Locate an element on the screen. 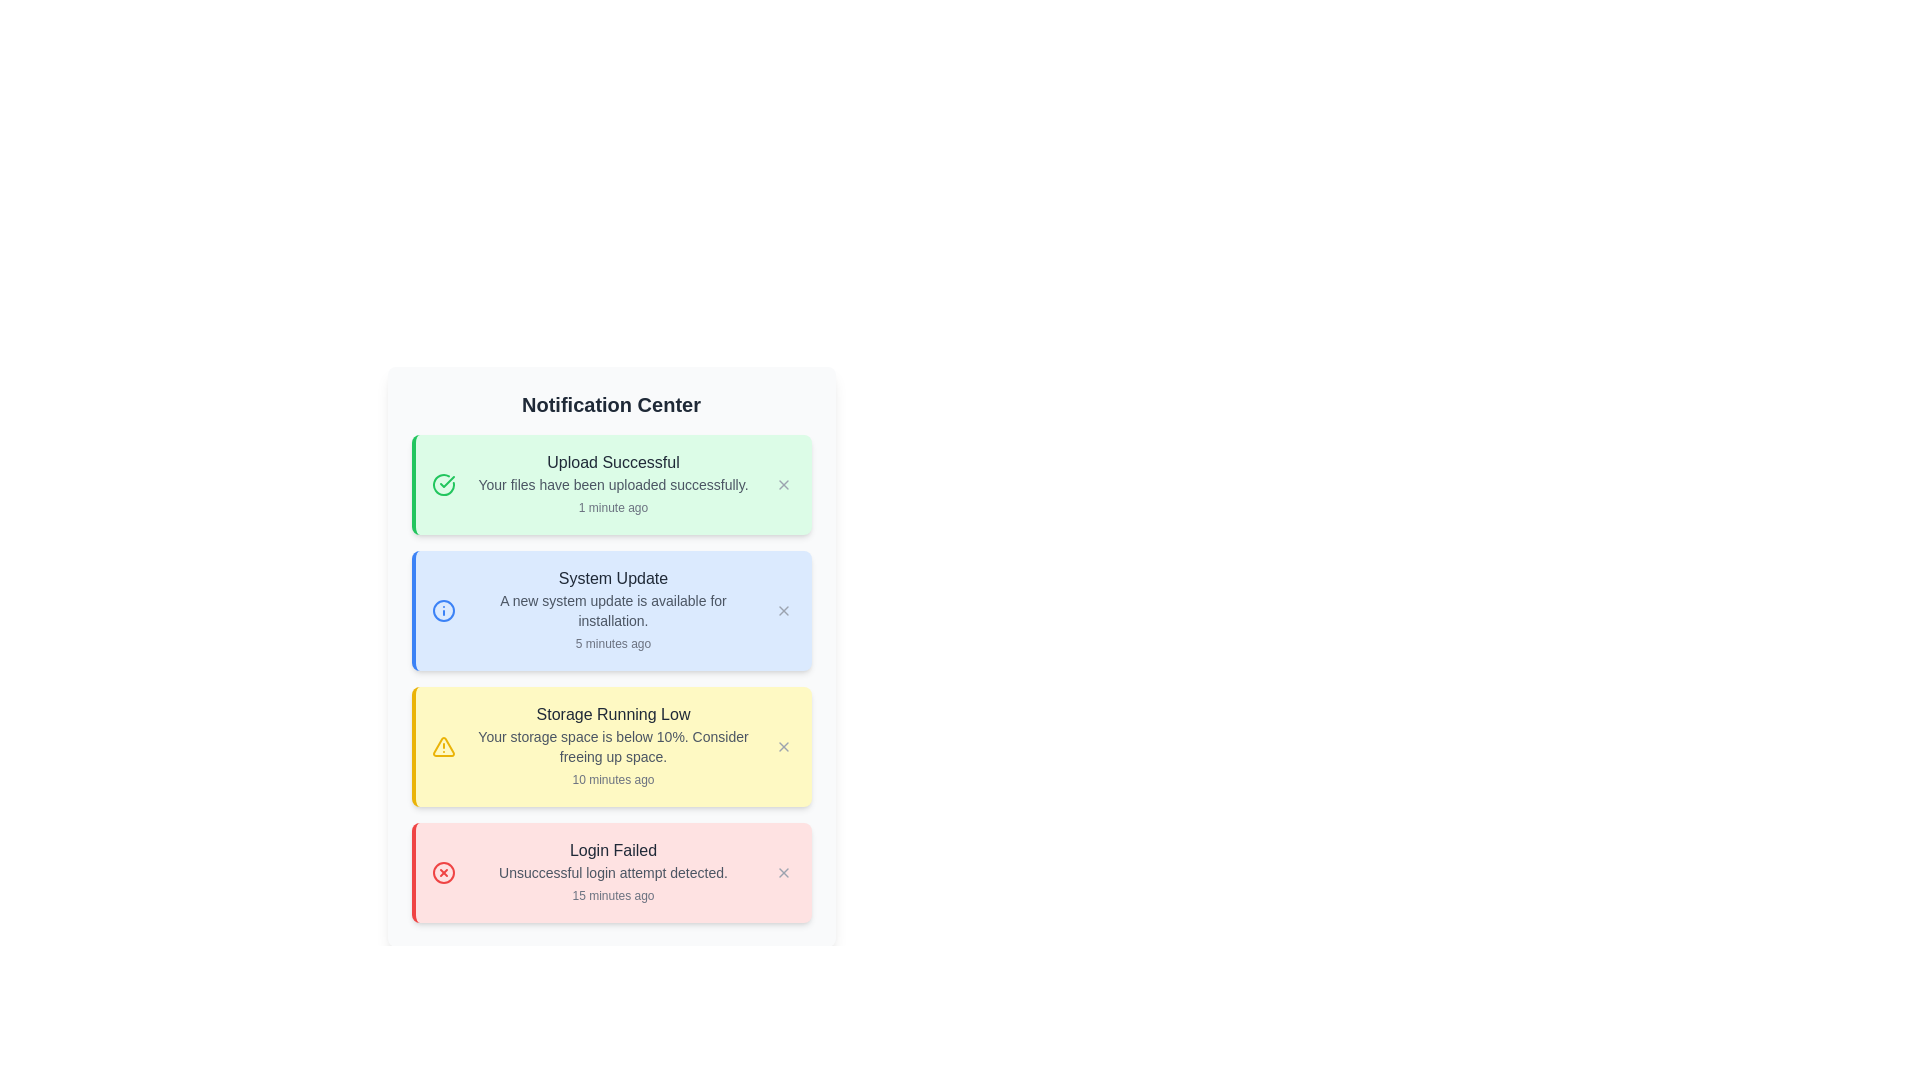  static text that says 'A new system update is available for installation.' located within the notification card titled 'System Update.' is located at coordinates (612, 609).